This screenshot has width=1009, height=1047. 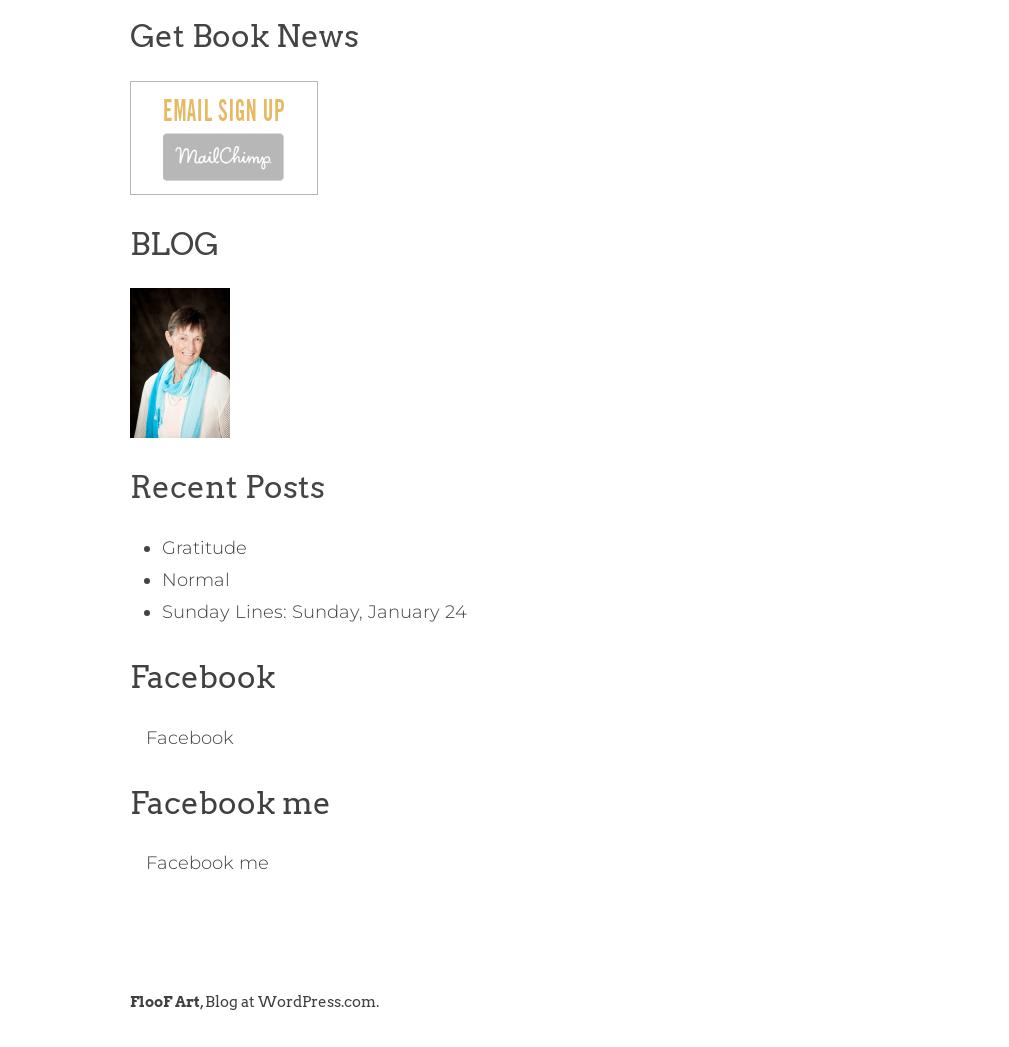 What do you see at coordinates (127, 485) in the screenshot?
I see `'Recent Posts'` at bounding box center [127, 485].